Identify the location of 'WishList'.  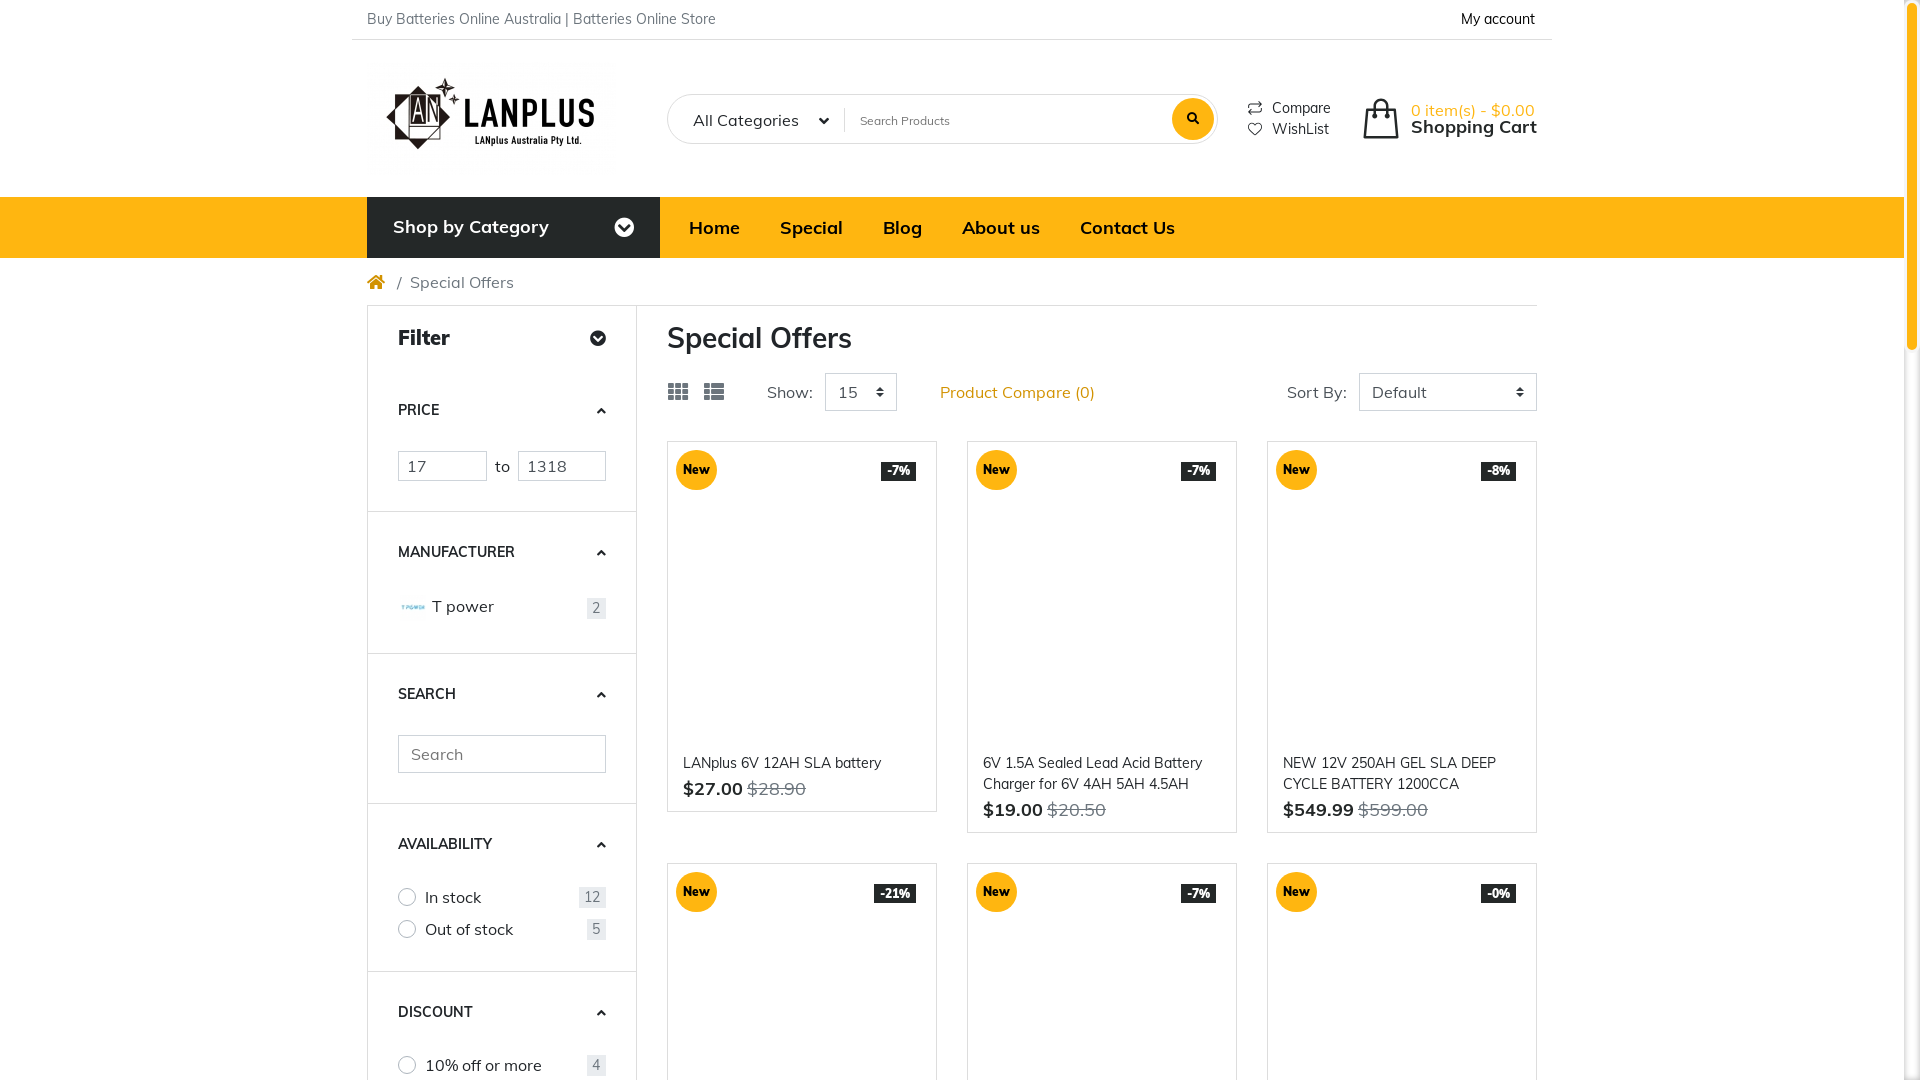
(1289, 128).